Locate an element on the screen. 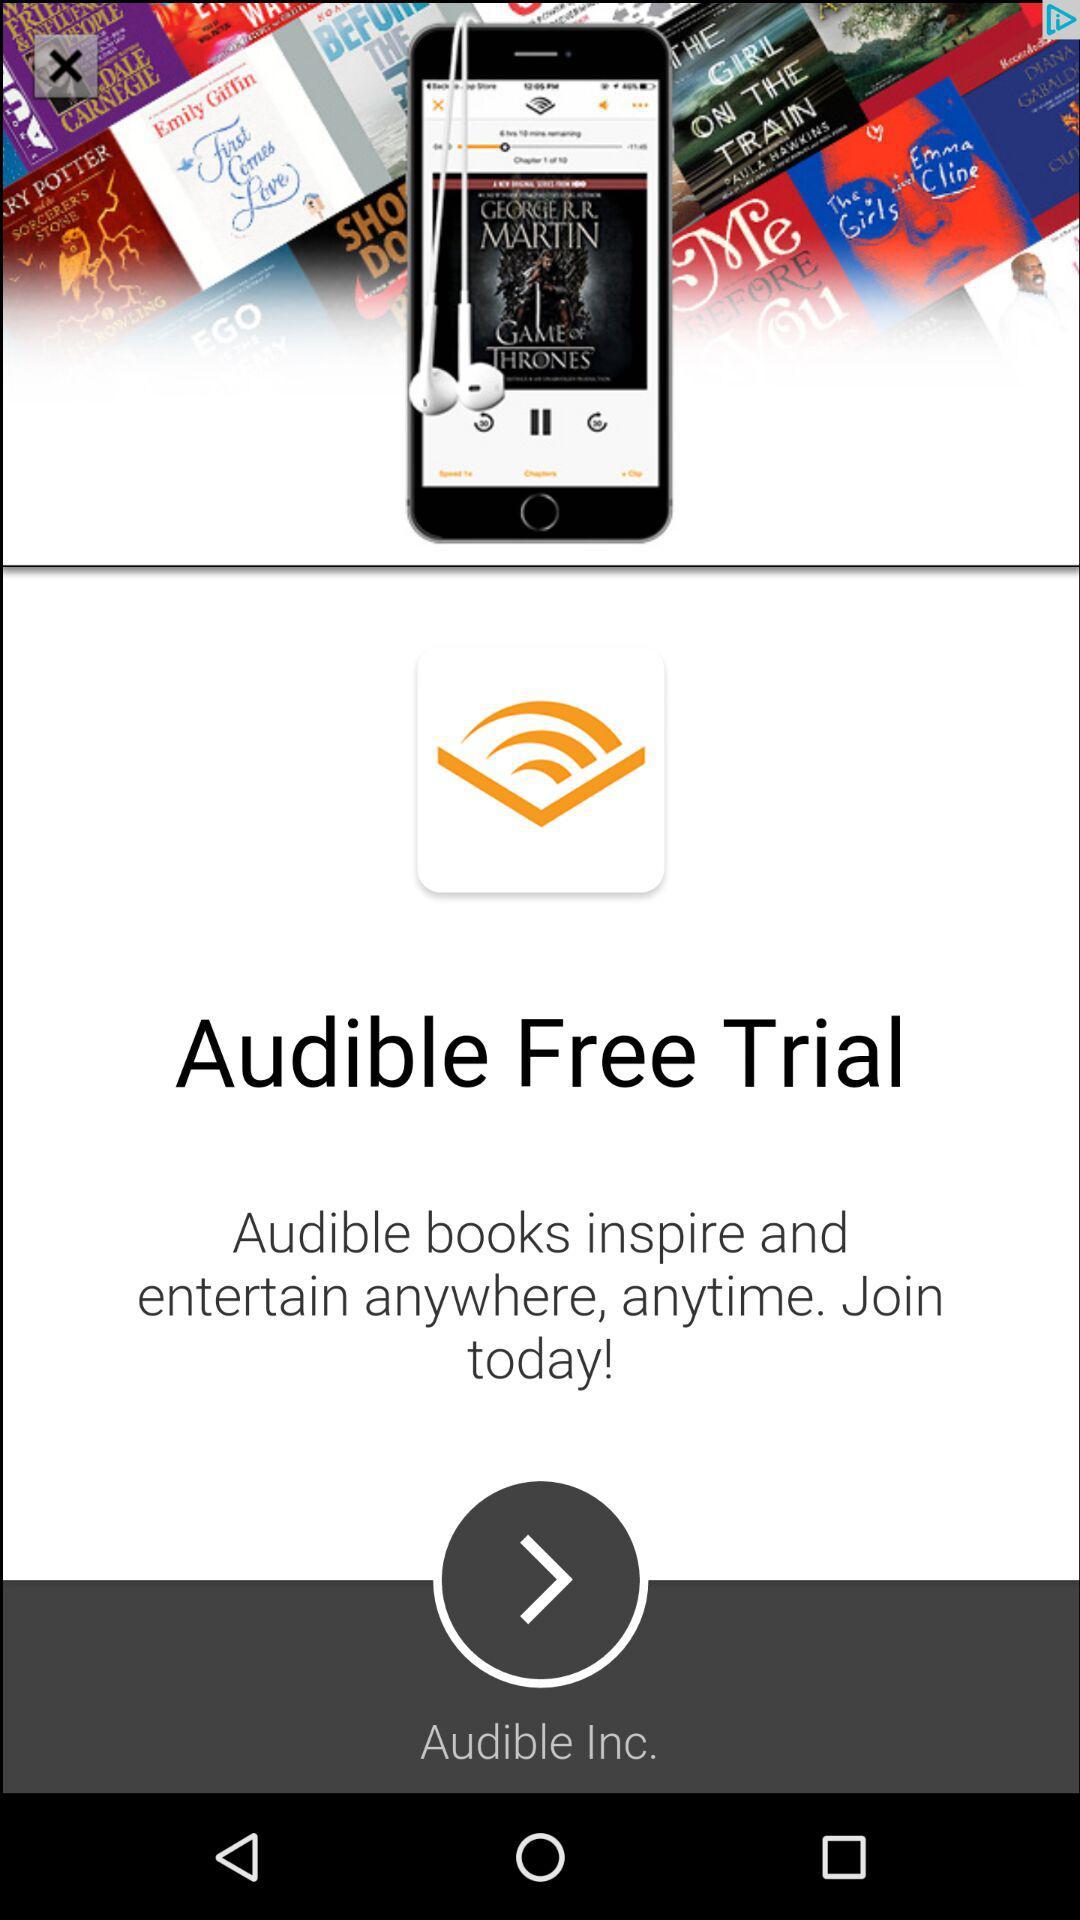 This screenshot has height=1920, width=1080. the close icon is located at coordinates (77, 83).